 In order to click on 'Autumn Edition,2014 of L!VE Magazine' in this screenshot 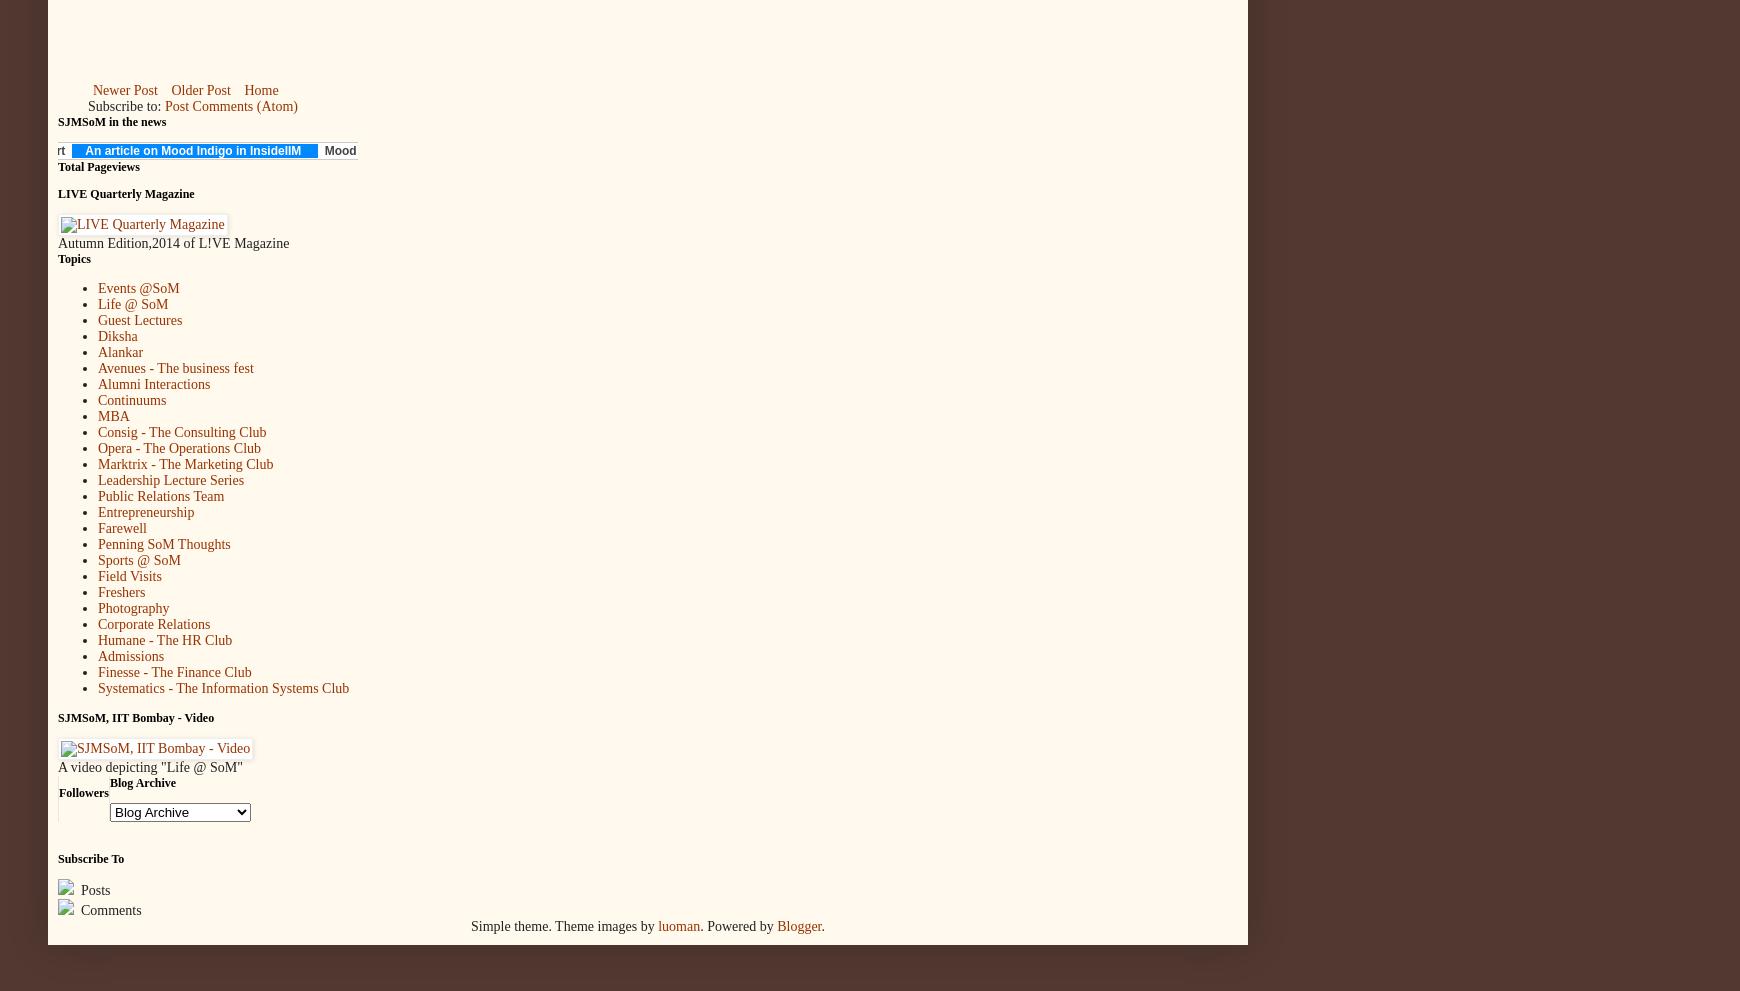, I will do `click(172, 243)`.